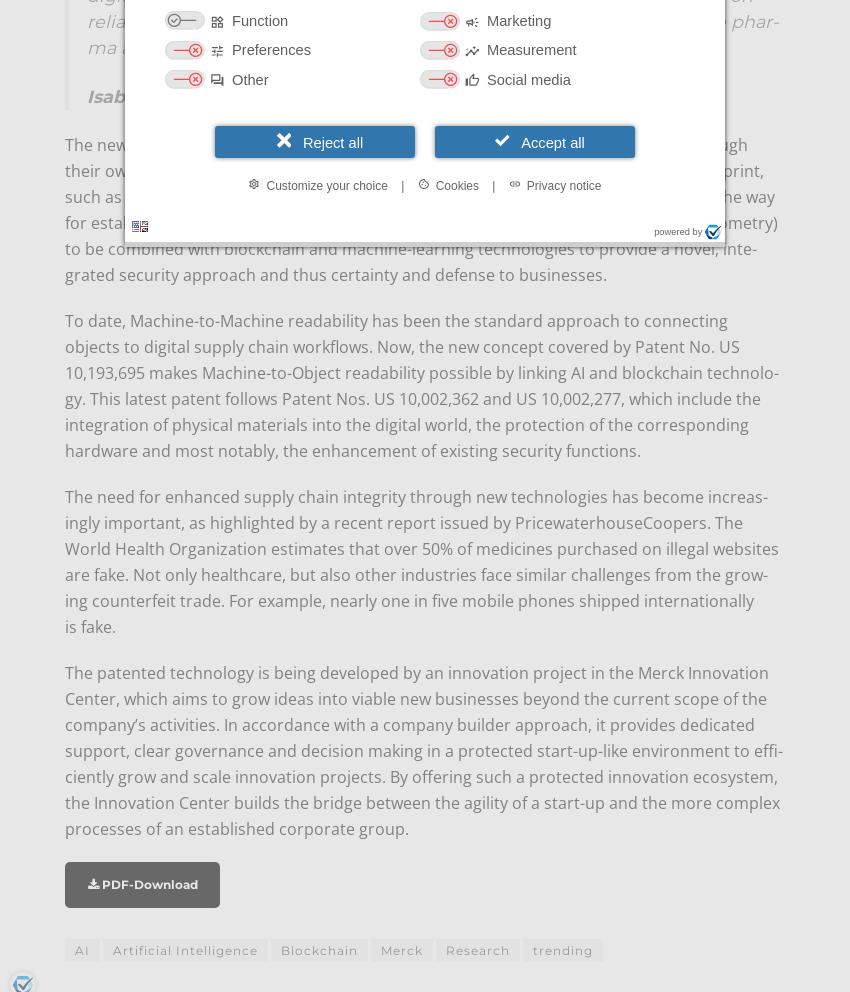 The image size is (850, 992). What do you see at coordinates (82, 949) in the screenshot?
I see `'AI'` at bounding box center [82, 949].